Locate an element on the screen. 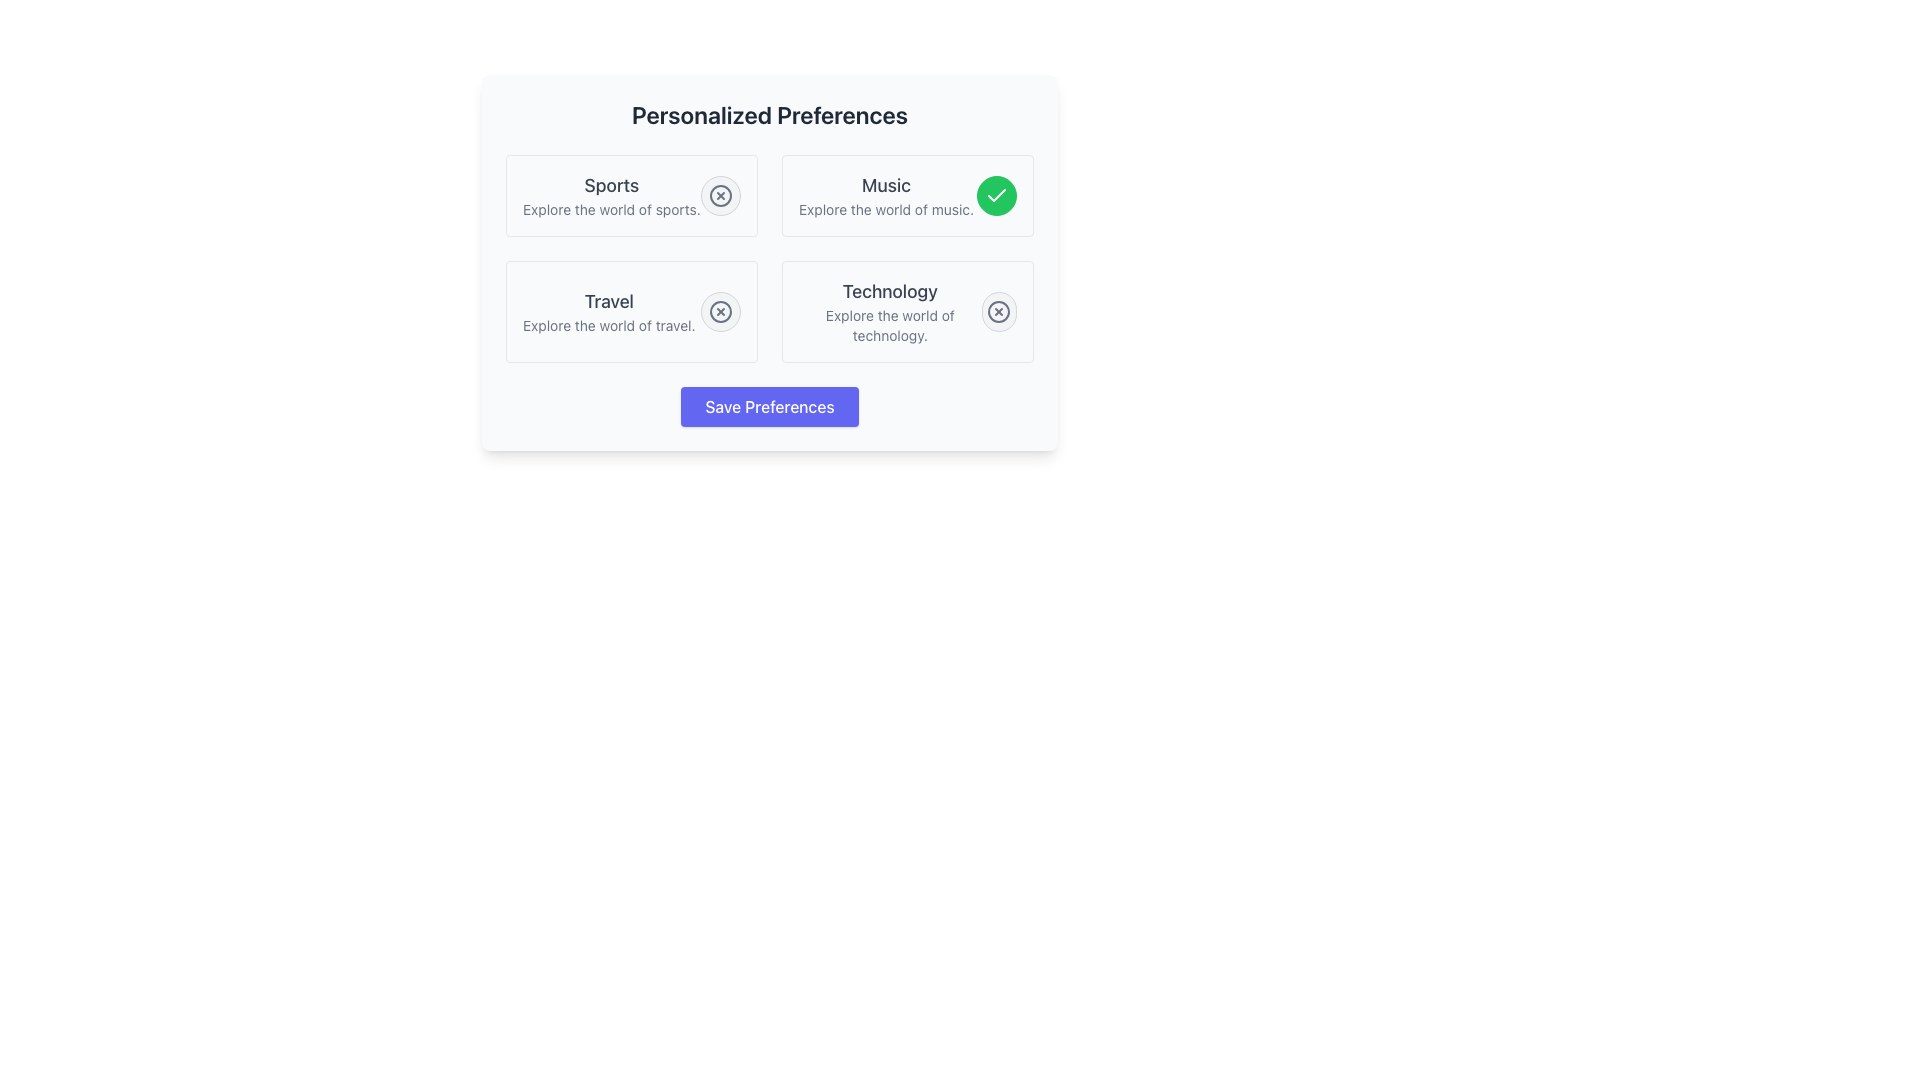 The height and width of the screenshot is (1080, 1920). the Interactive Icon (deselection) with a gray outline and a cross in the center, located in the top right corner of the 'Sports' option box, to deselect the 'Sports' preference is located at coordinates (720, 196).